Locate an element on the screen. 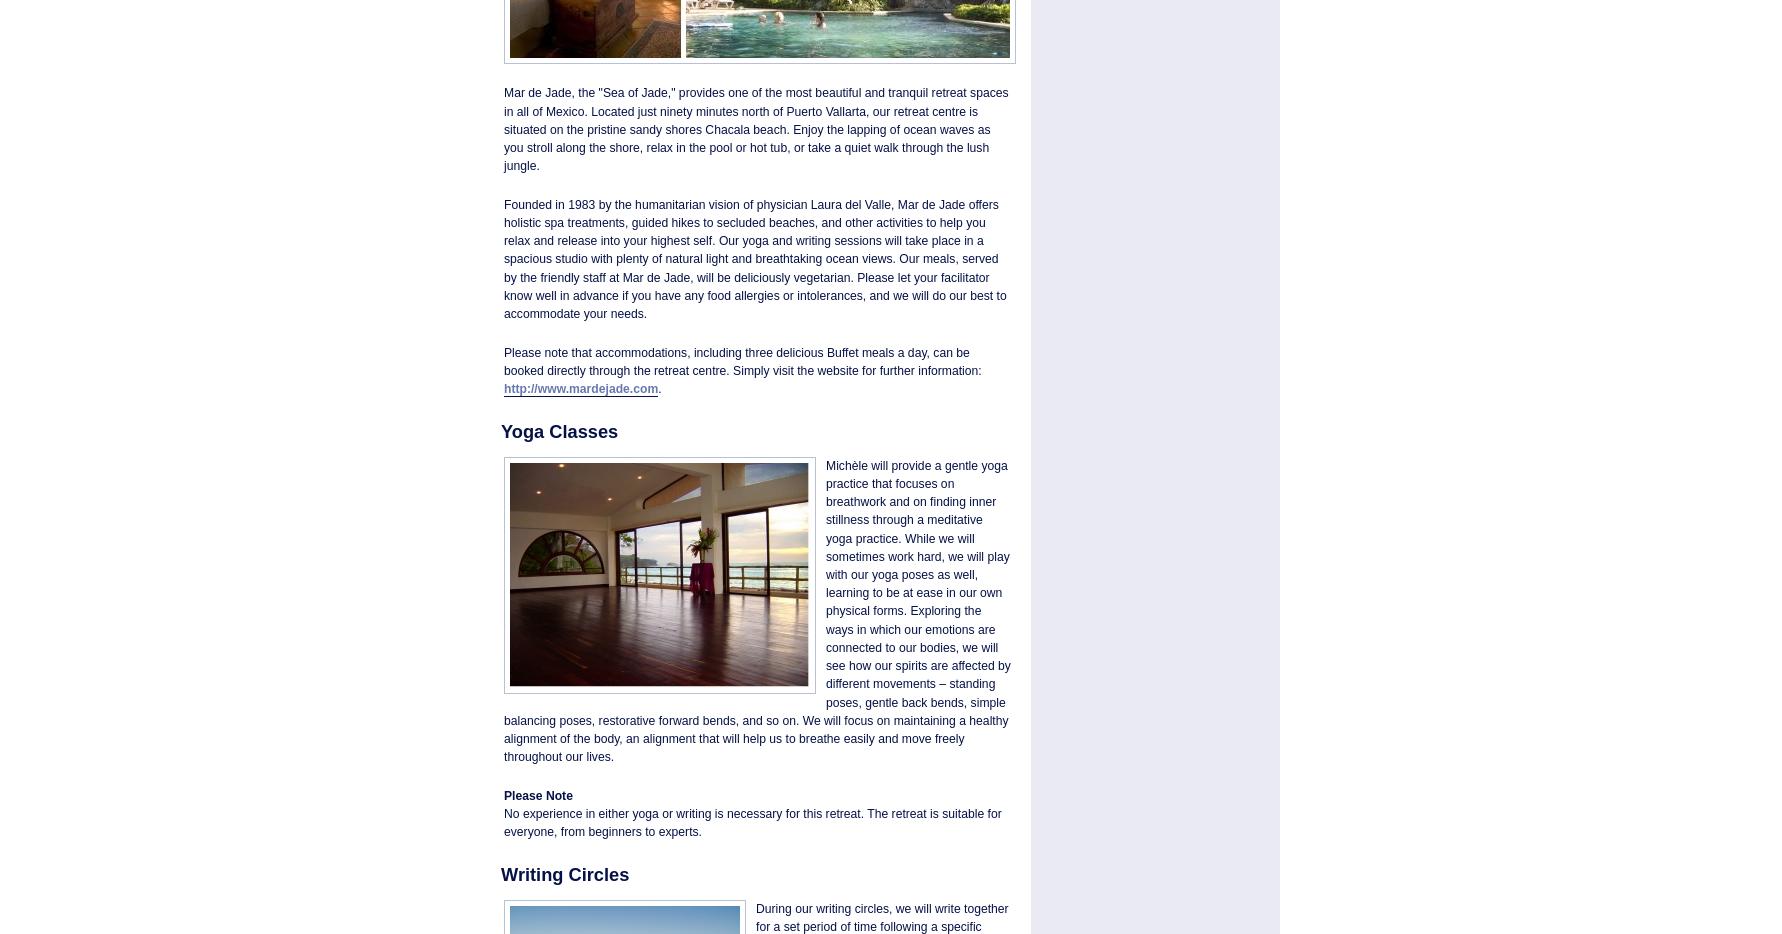  'Founded in 1983 by the humanitarian vision of physician Laura del Valle, Mar de Jade offers holistic spa treatments, guided hikes to secluded beaches, and other activities to help you relax and release into your highest self. Our yoga and writing sessions will take place in a spacious studio with plenty of natural light and breathtaking ocean views. Our meals, served by the friendly staff at Mar de Jade, will be deliciously vegetarian. Please let your facilitator know well in advance if you have any food allergies or intolerances, and we will do our best to accommodate your needs.' is located at coordinates (502, 258).